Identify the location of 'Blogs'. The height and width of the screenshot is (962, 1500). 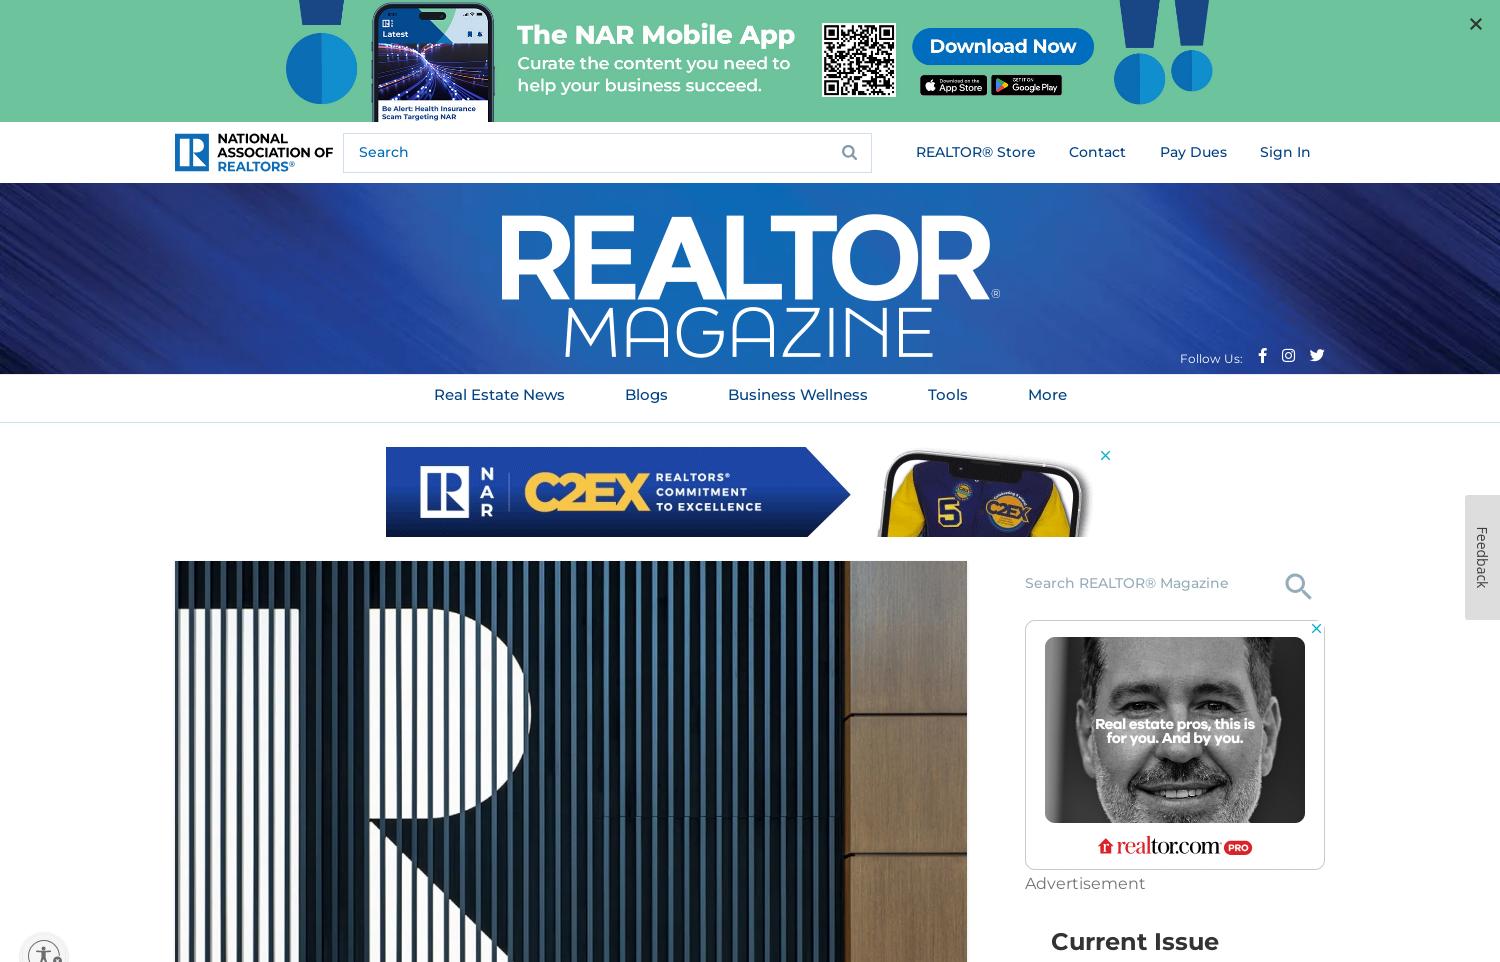
(645, 392).